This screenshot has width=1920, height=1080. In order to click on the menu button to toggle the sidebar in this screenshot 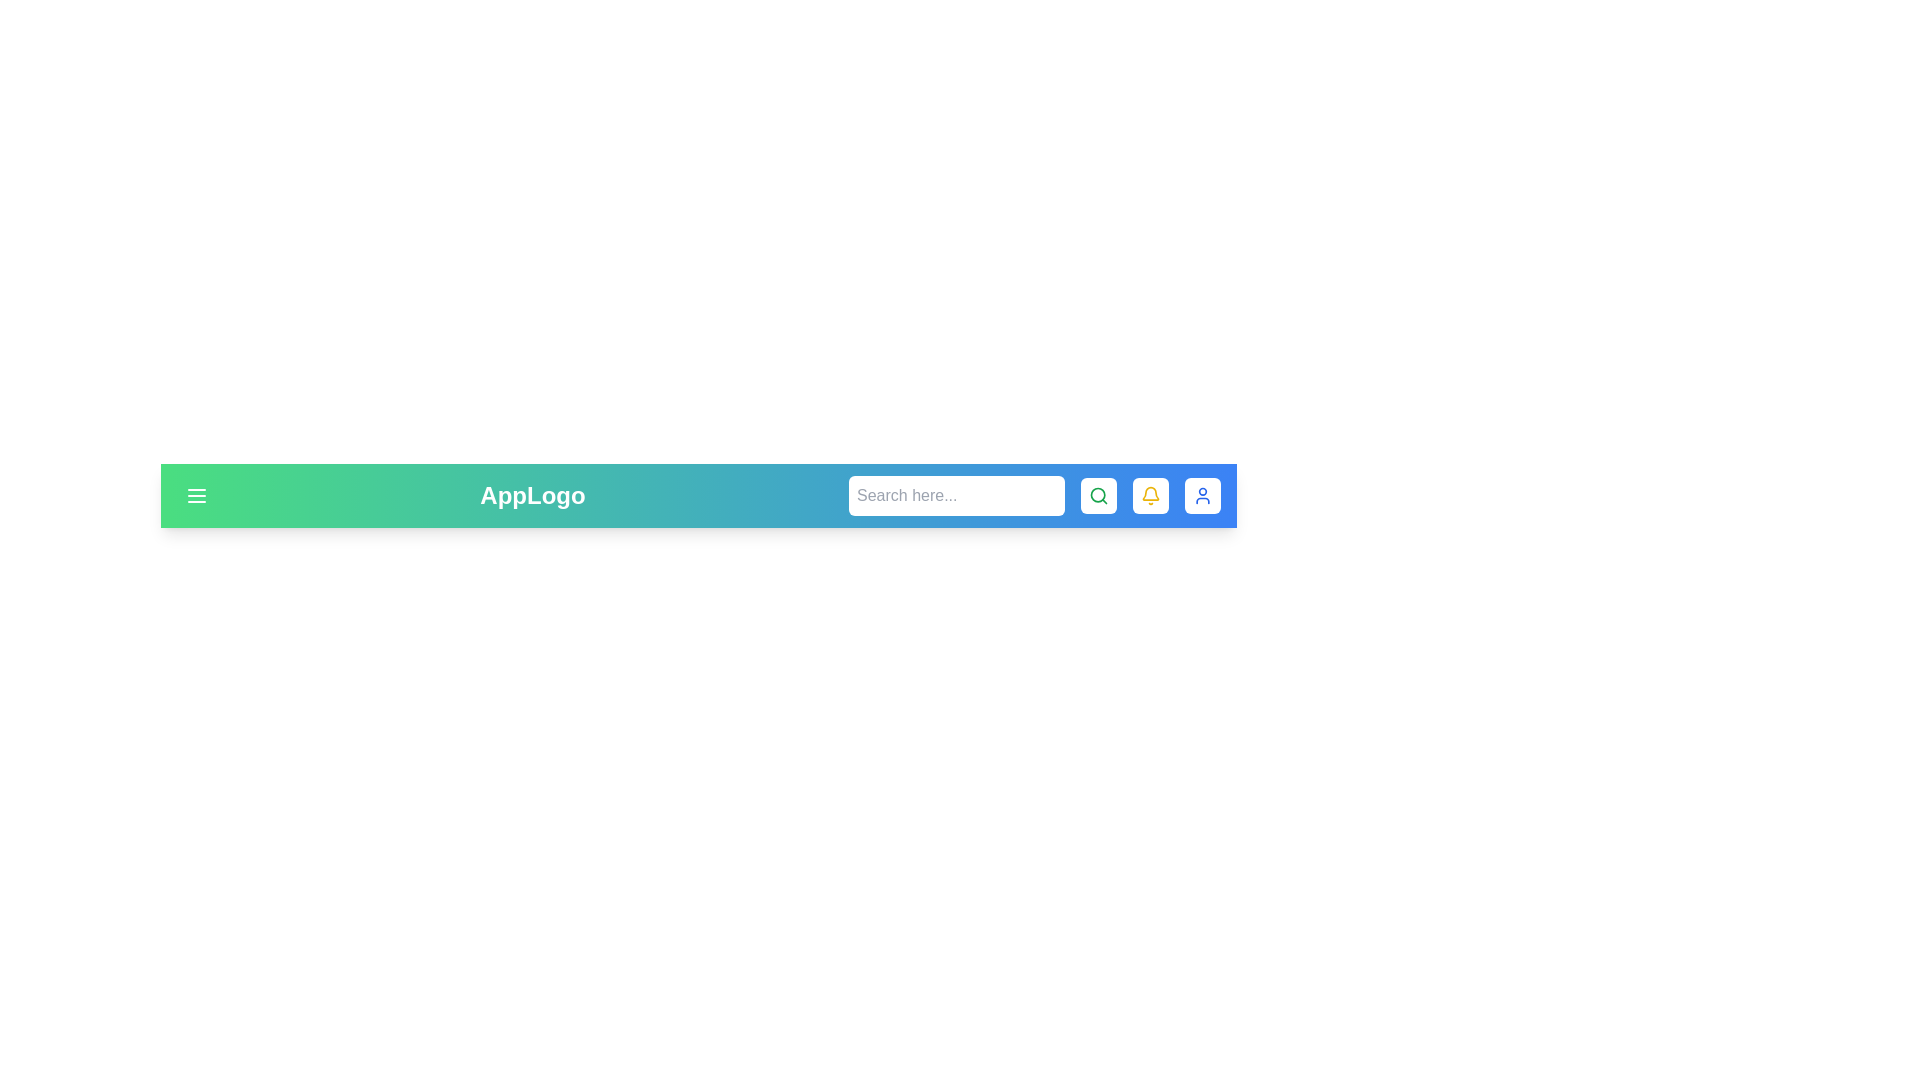, I will do `click(196, 495)`.